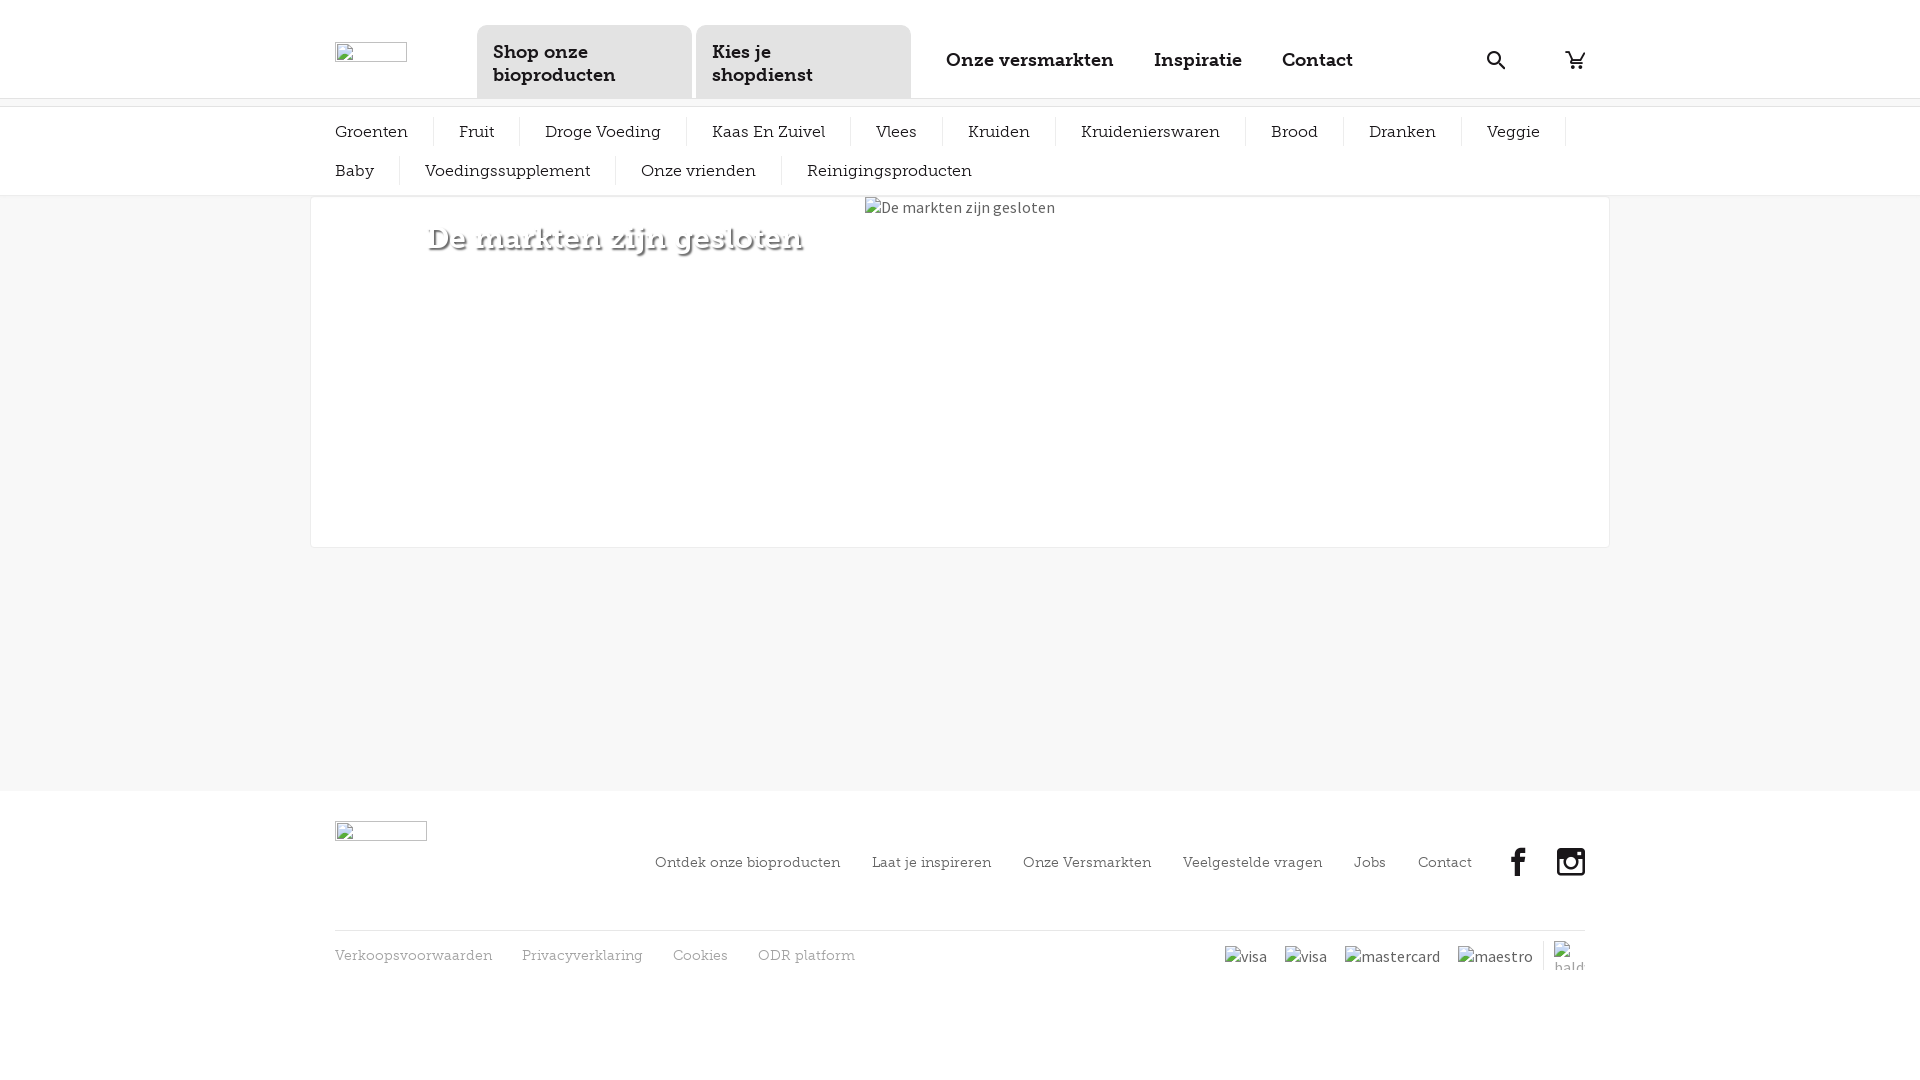 The height and width of the screenshot is (1080, 1920). What do you see at coordinates (1150, 131) in the screenshot?
I see `'Kruidenierswaren'` at bounding box center [1150, 131].